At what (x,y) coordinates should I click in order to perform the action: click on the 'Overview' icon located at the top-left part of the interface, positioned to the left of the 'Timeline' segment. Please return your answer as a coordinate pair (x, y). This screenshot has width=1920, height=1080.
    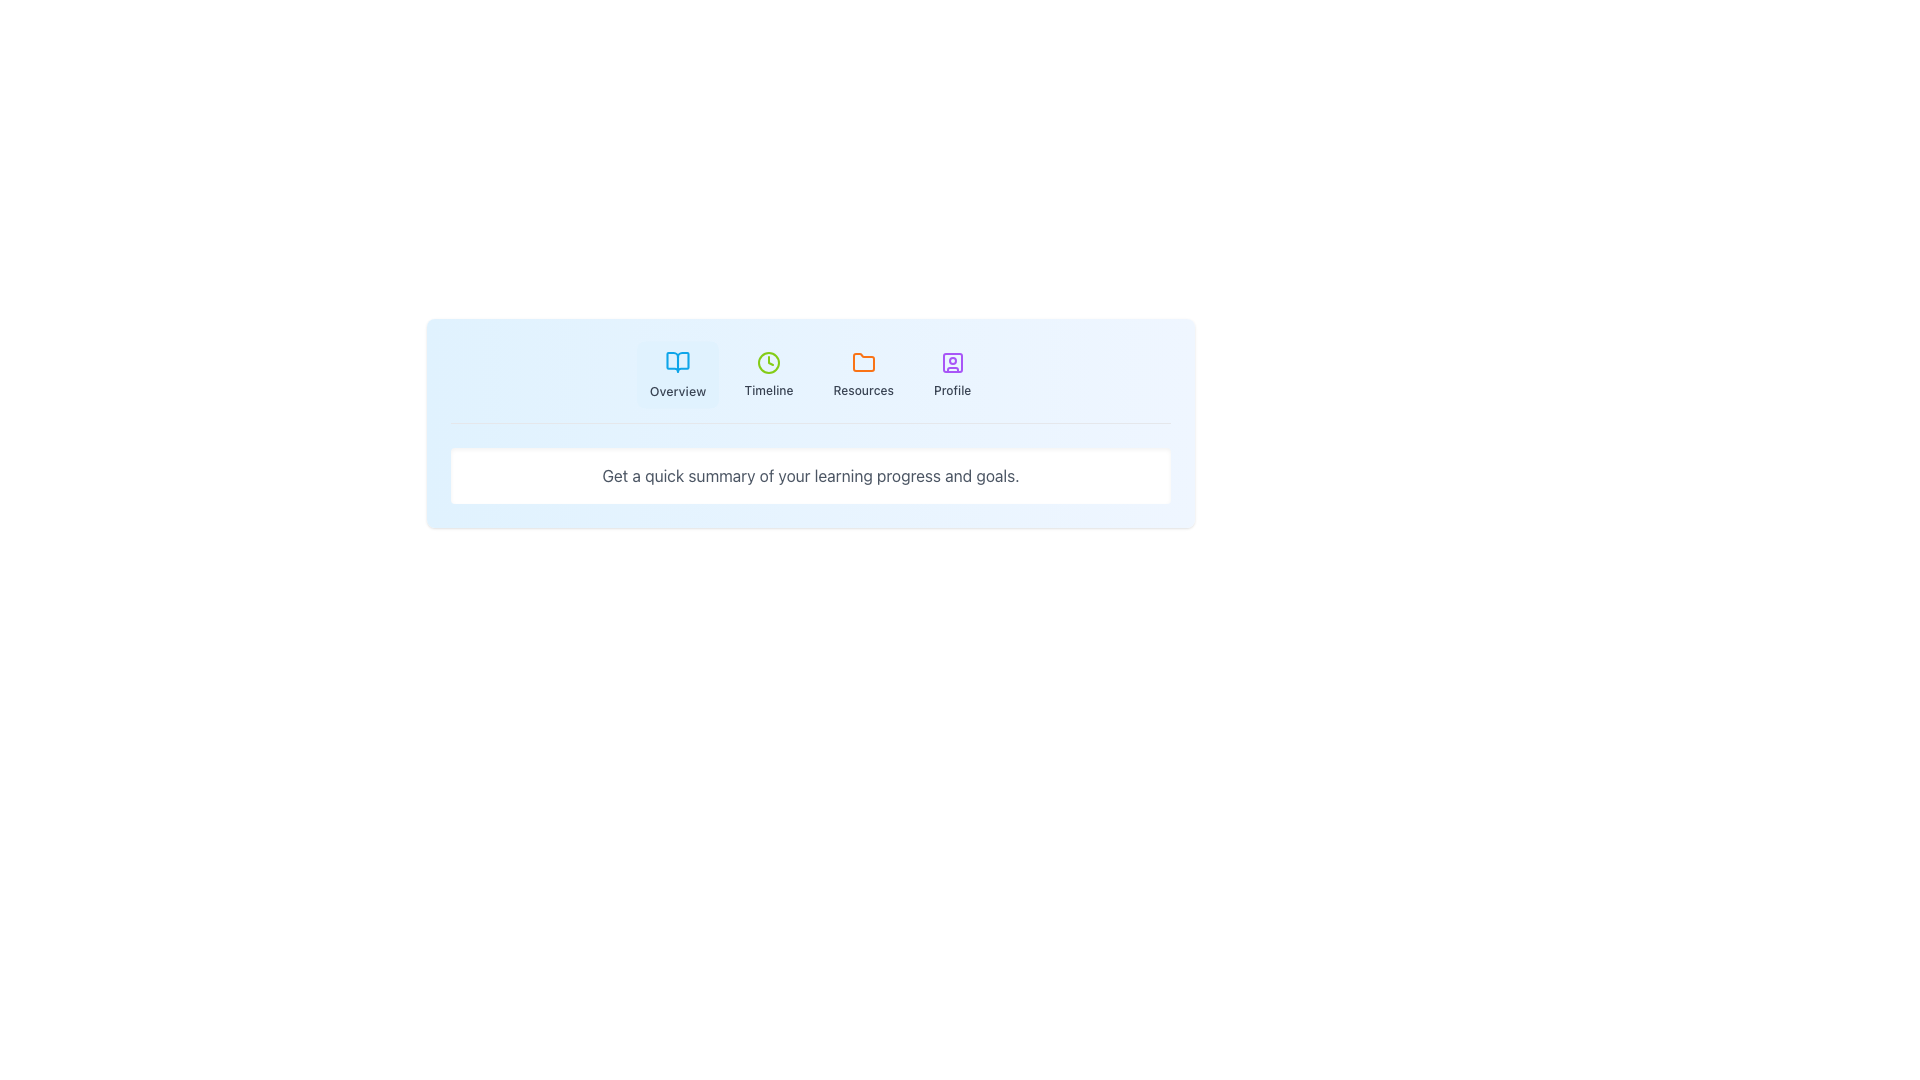
    Looking at the image, I should click on (677, 362).